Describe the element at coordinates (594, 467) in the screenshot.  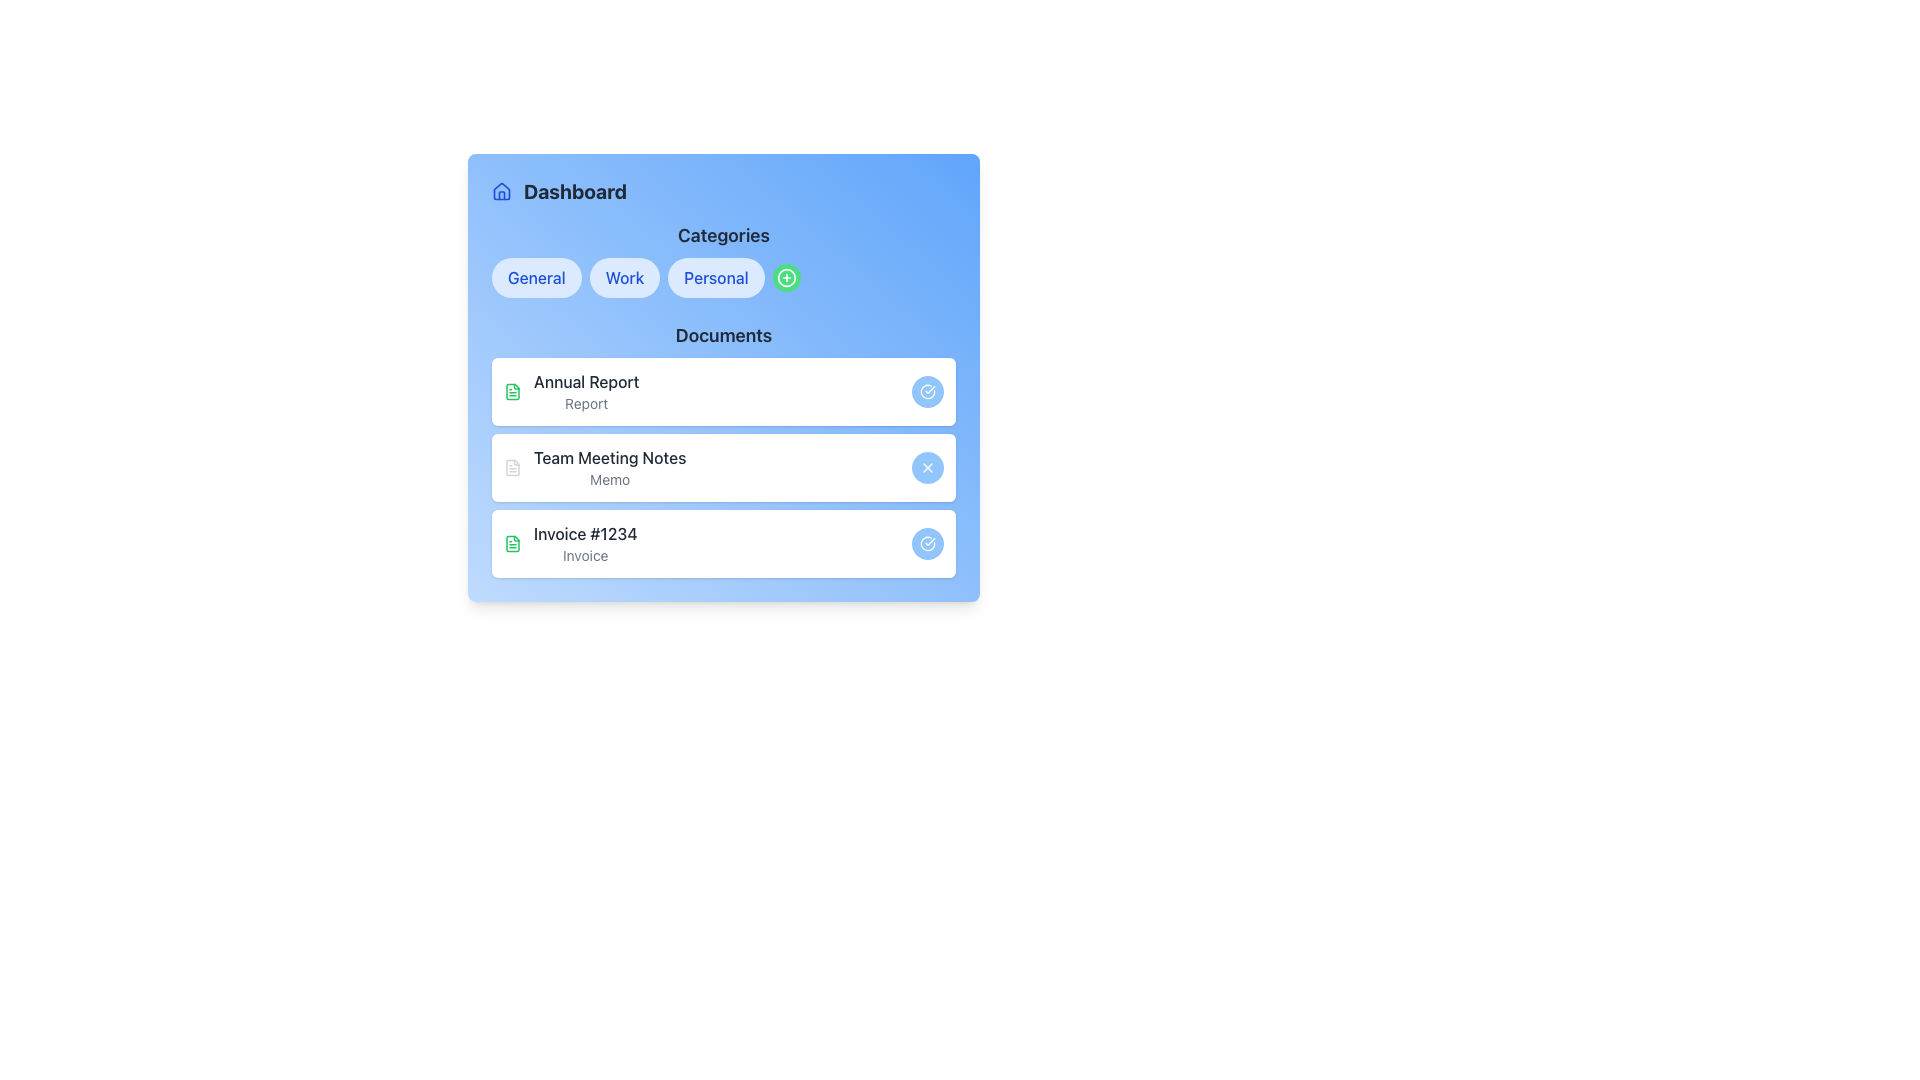
I see `the 'Team Meeting Notes' document entry` at that location.